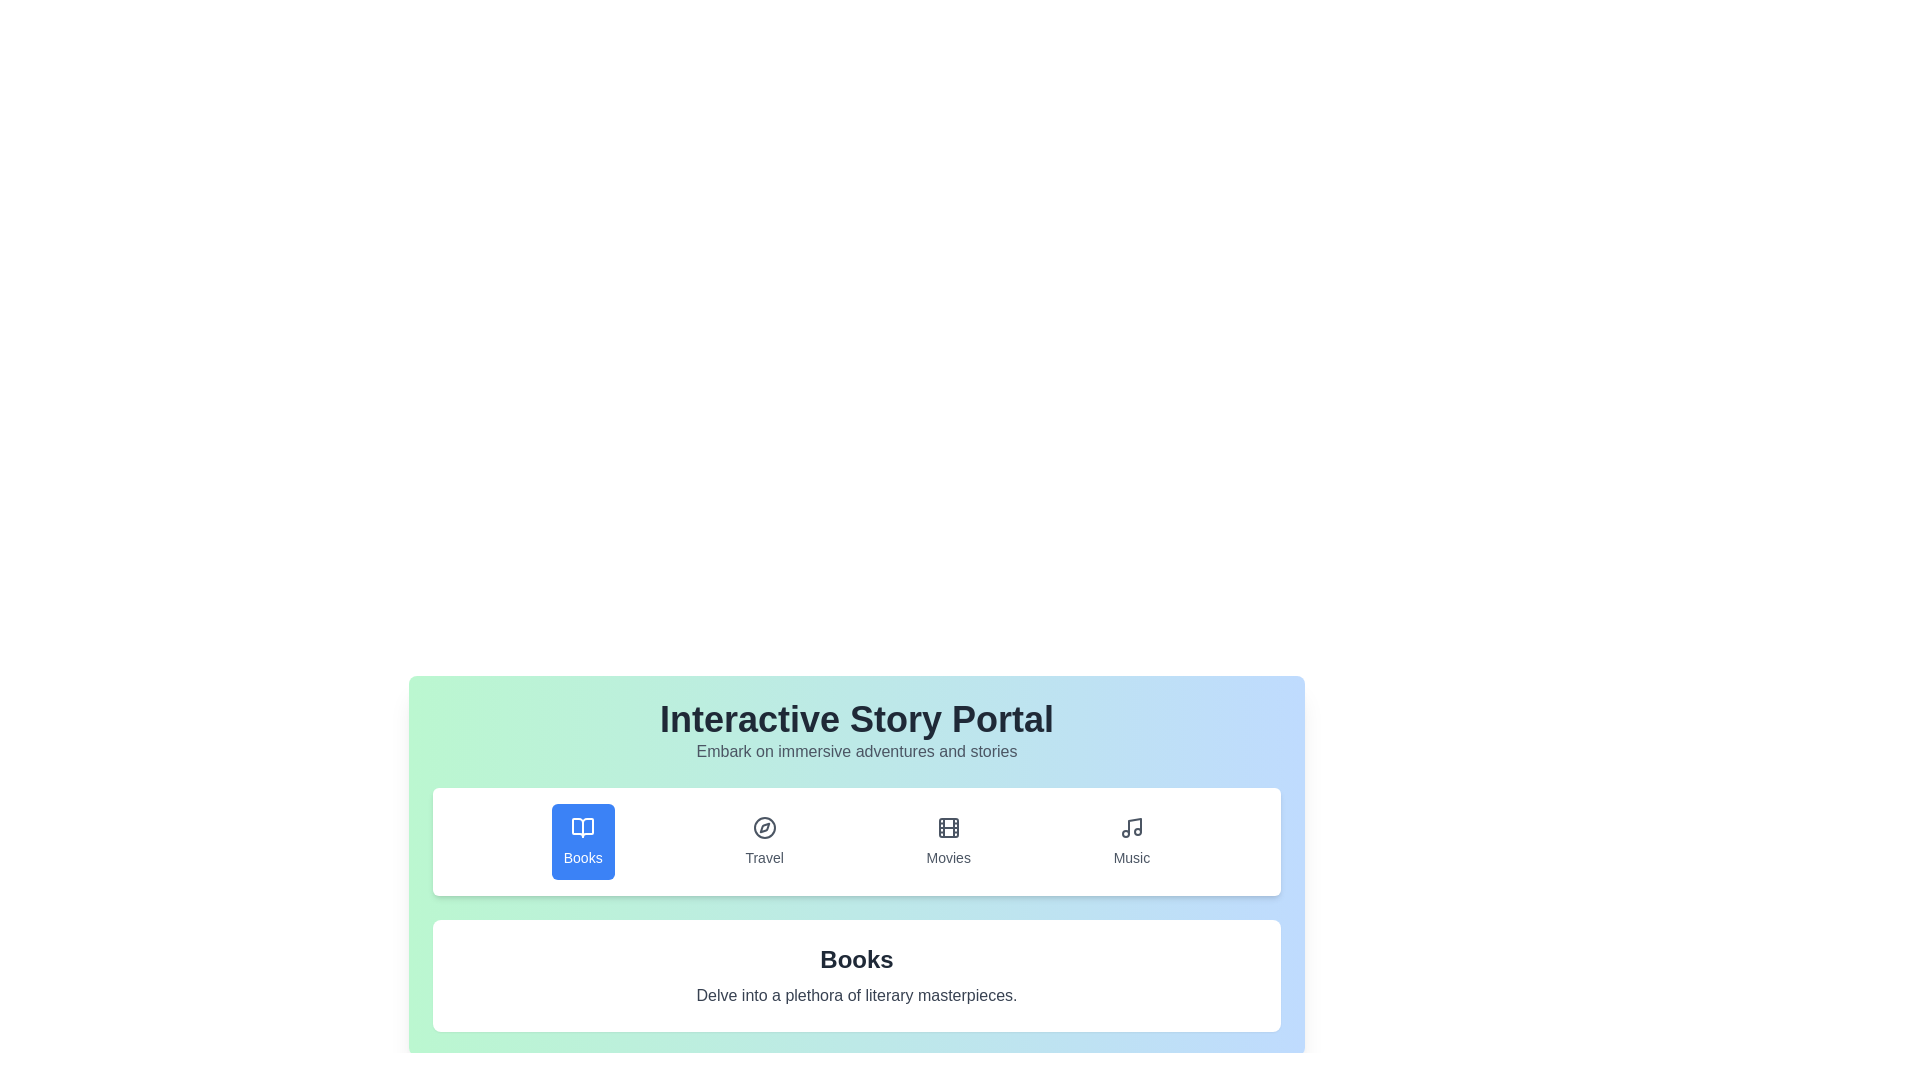  What do you see at coordinates (857, 720) in the screenshot?
I see `the main heading of the 'Interactive Story Portal', which is centrally located at the top section of the interface, above the subtitle text` at bounding box center [857, 720].